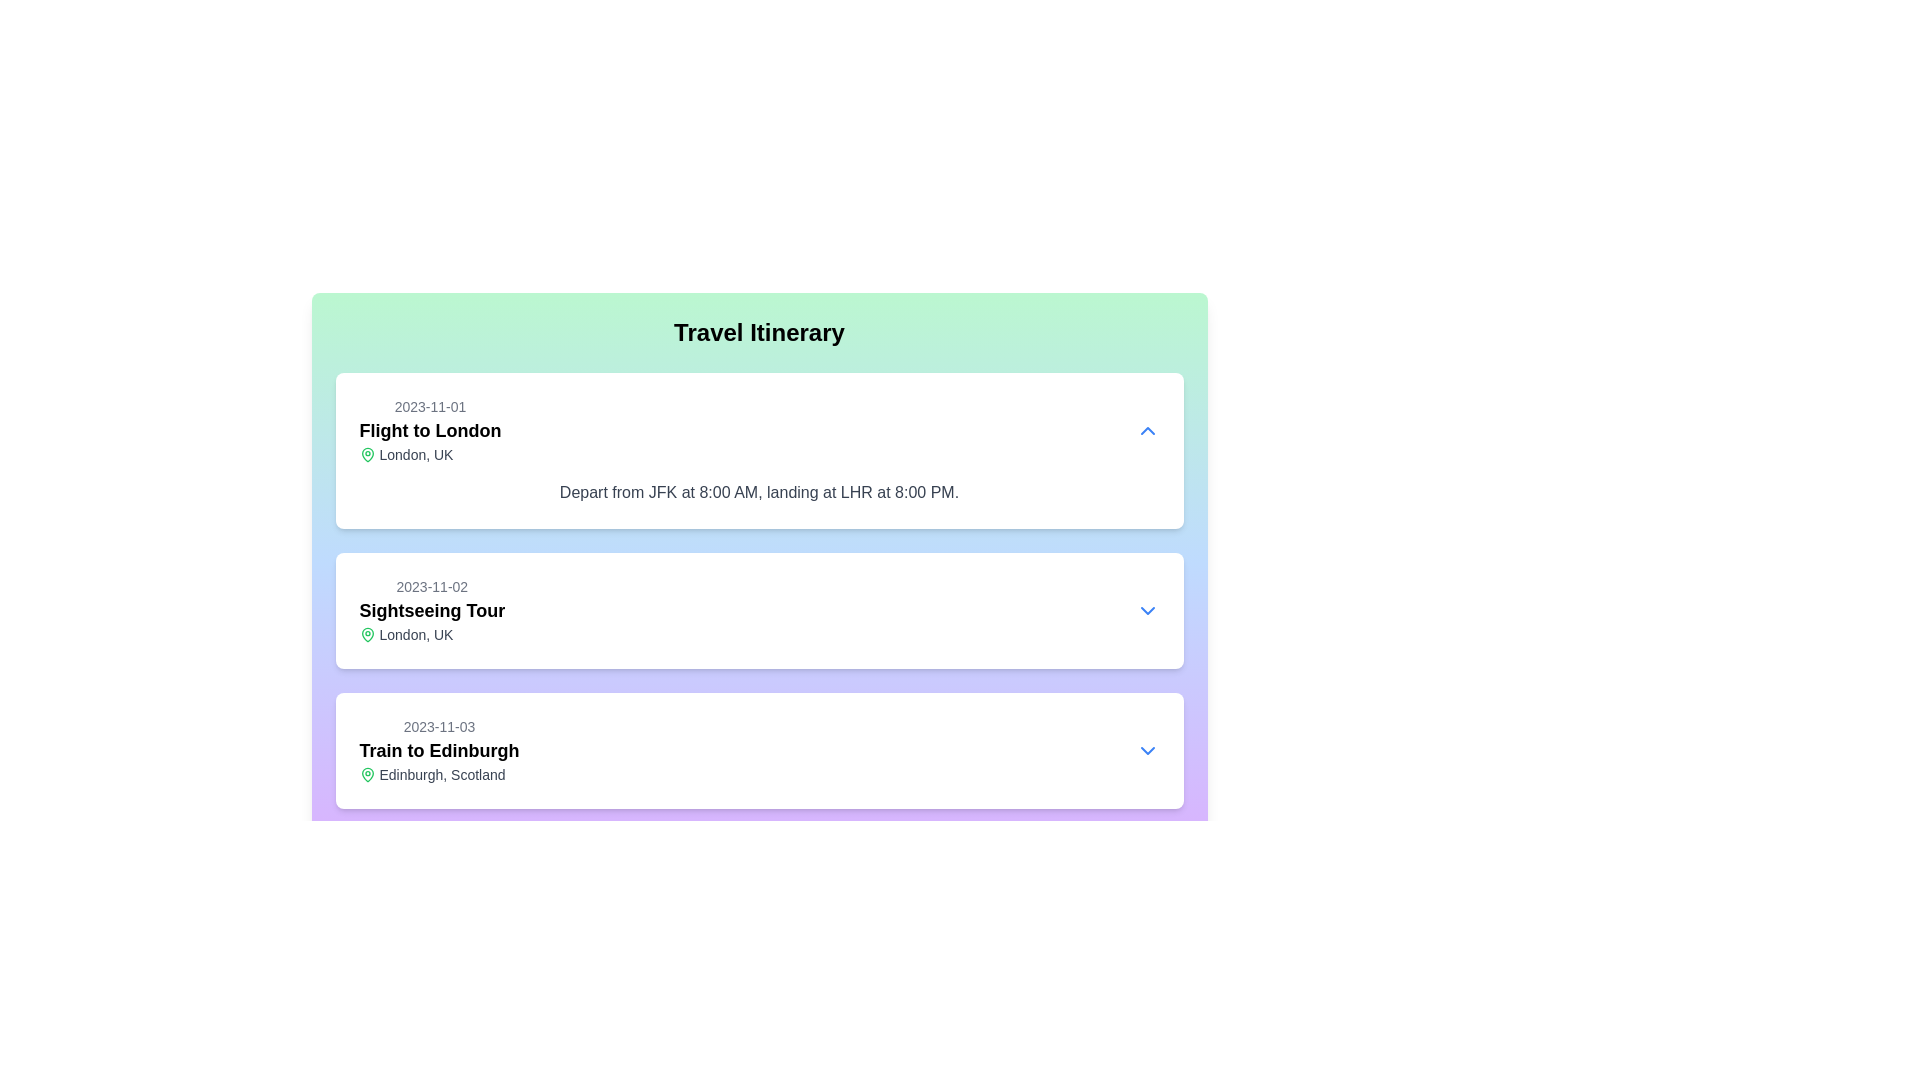 This screenshot has width=1920, height=1080. What do you see at coordinates (758, 751) in the screenshot?
I see `the information displayed in the travel itinerary segment containing the date '2023-11-03', title 'Train to Edinburgh', and location 'Edinburgh, Scotland'` at bounding box center [758, 751].